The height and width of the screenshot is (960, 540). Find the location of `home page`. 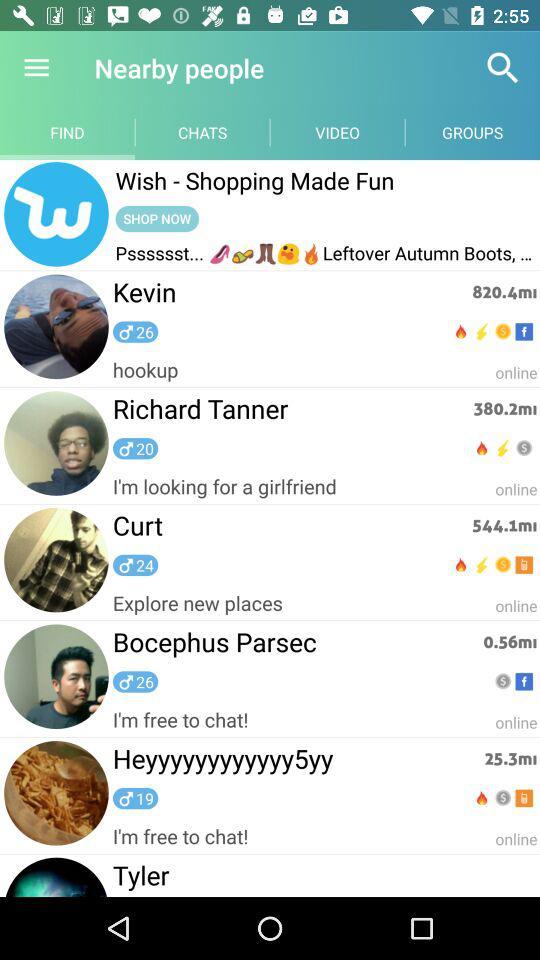

home page is located at coordinates (56, 215).